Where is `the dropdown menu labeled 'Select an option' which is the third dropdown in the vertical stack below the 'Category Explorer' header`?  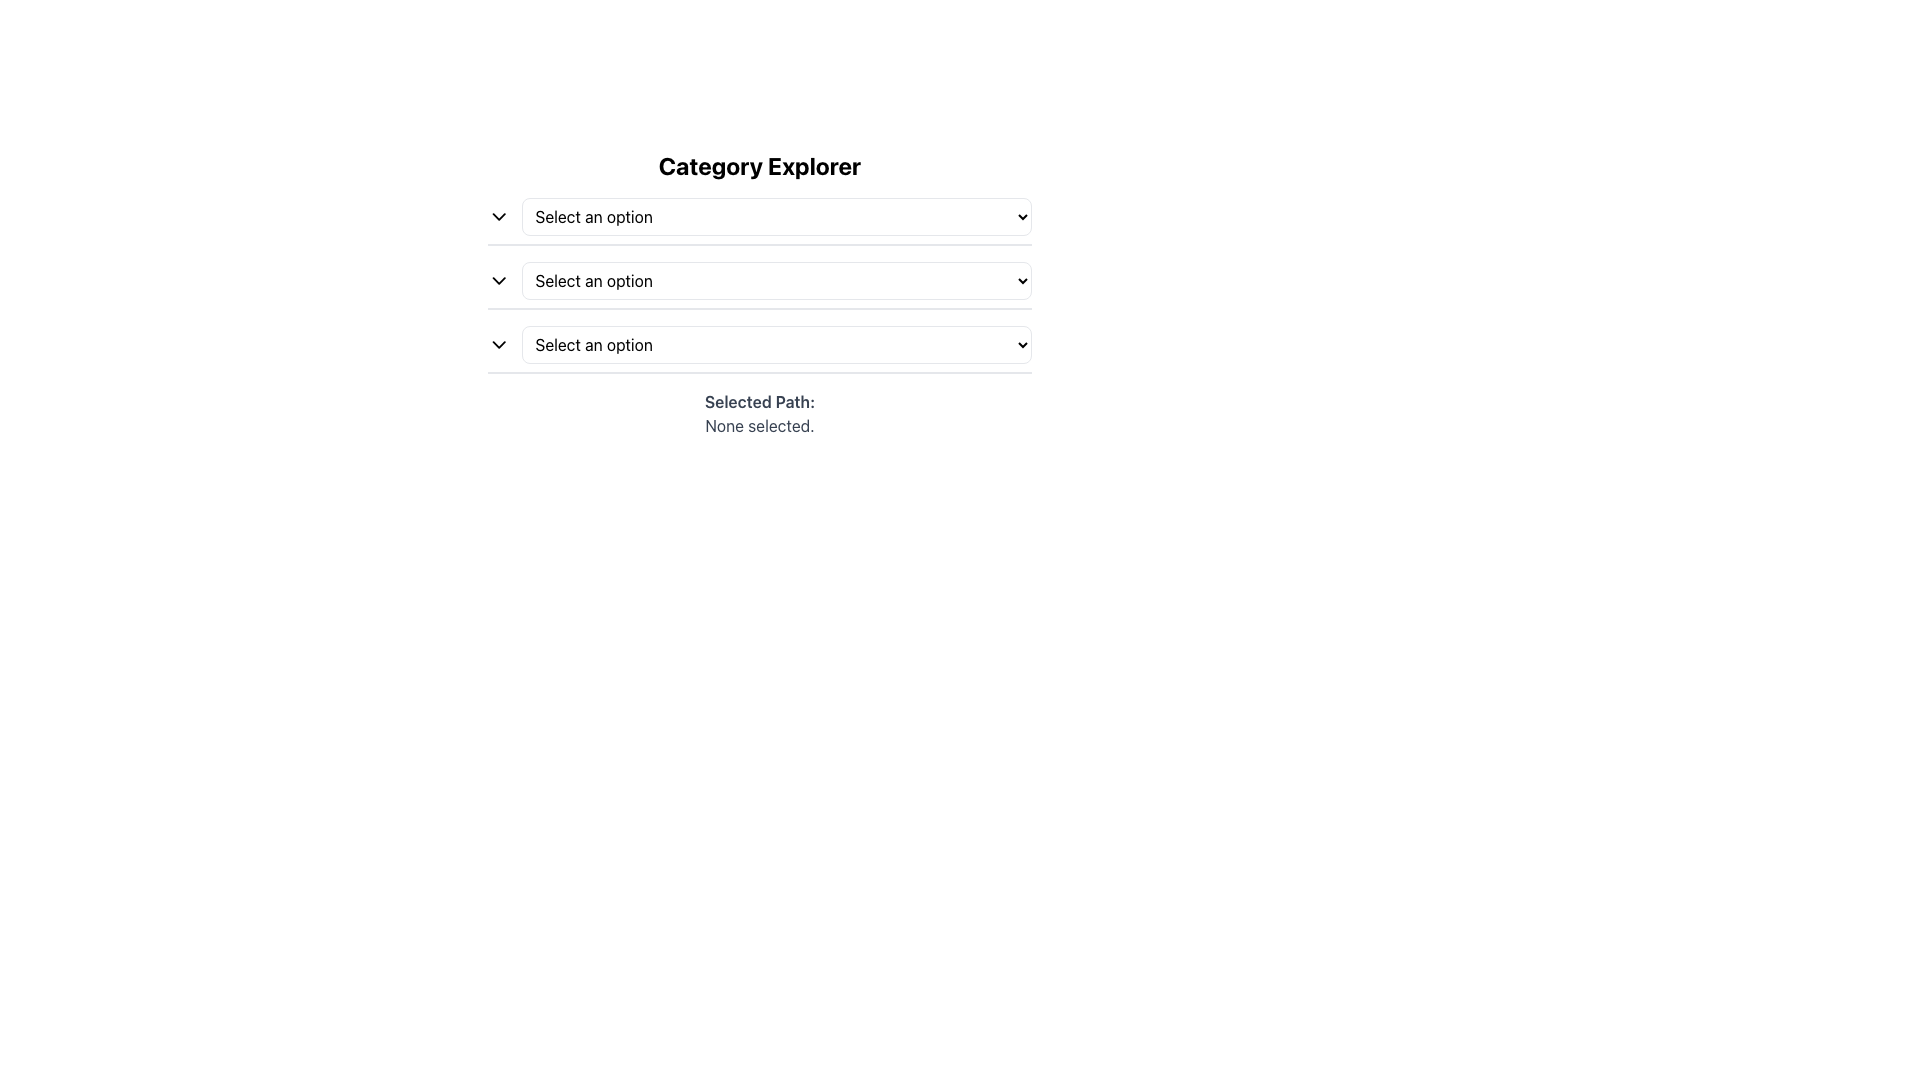 the dropdown menu labeled 'Select an option' which is the third dropdown in the vertical stack below the 'Category Explorer' header is located at coordinates (758, 349).